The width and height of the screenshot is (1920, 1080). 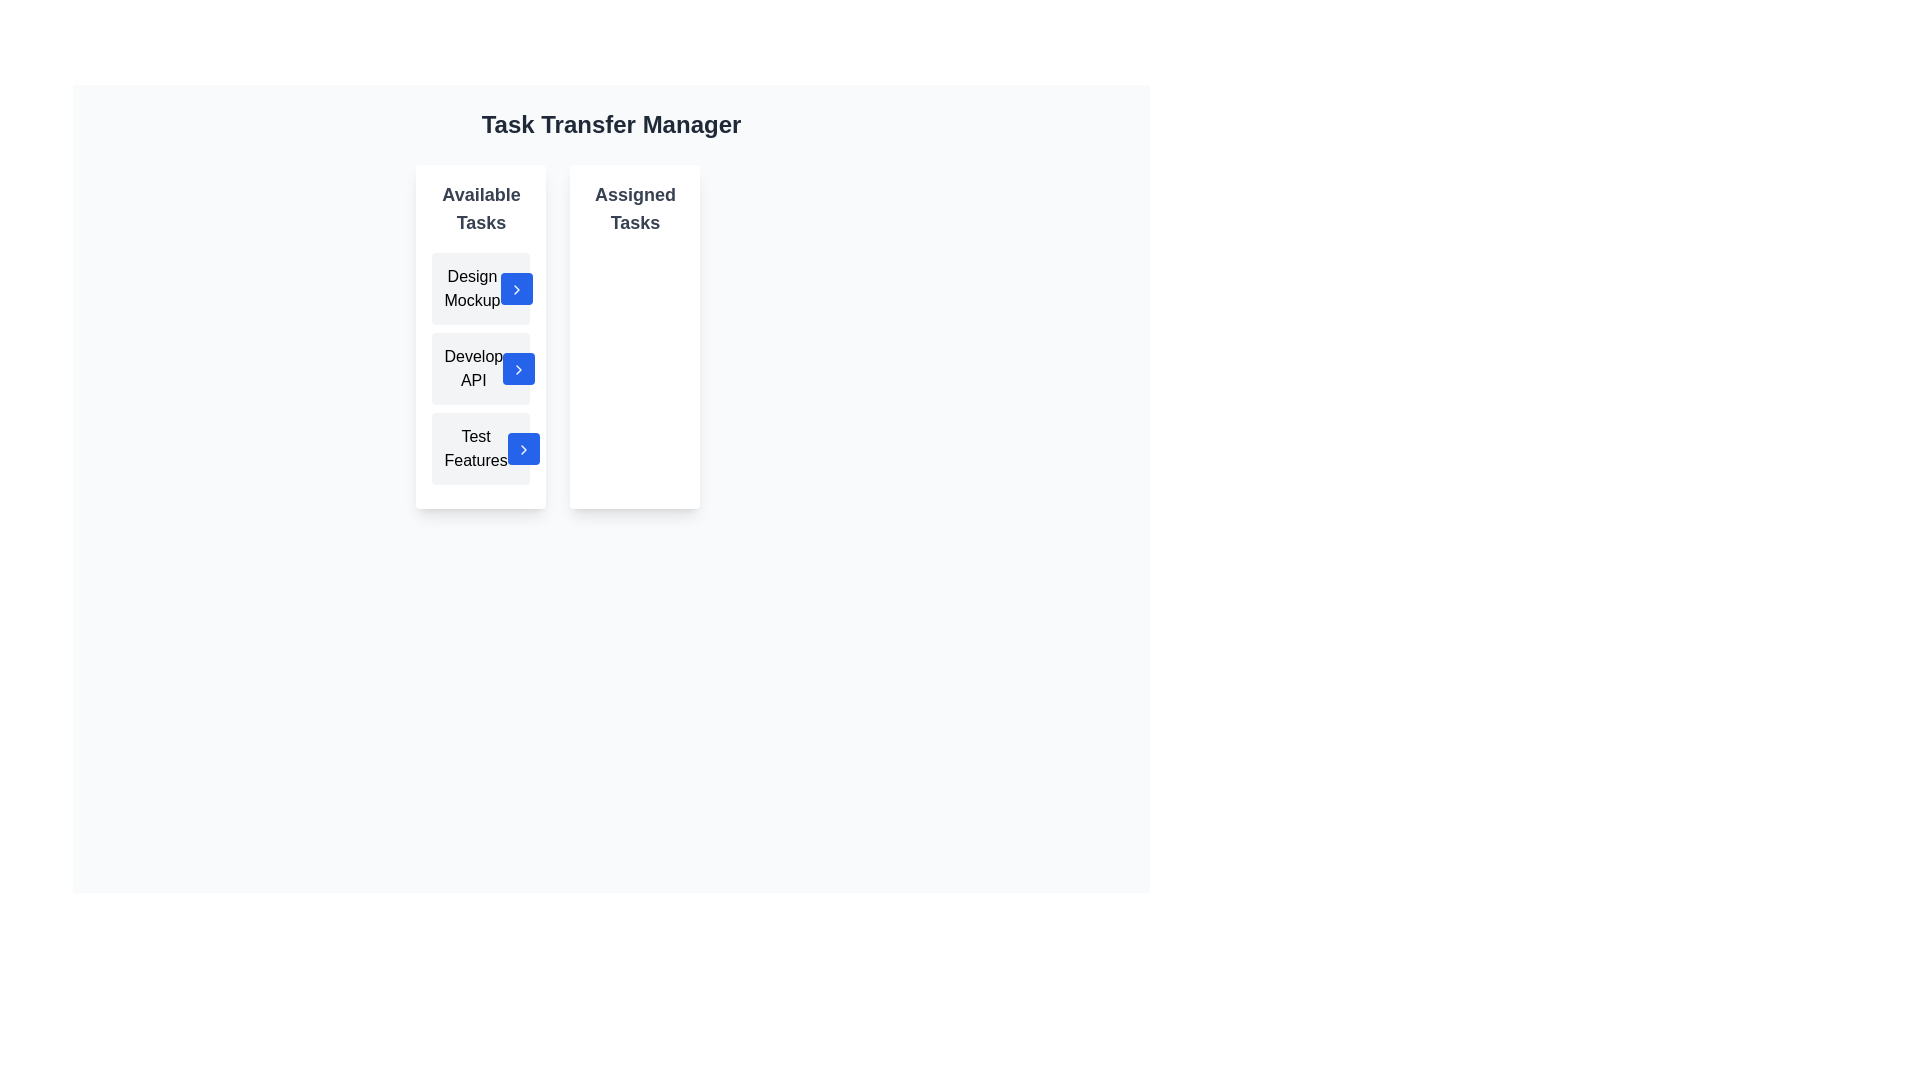 What do you see at coordinates (481, 369) in the screenshot?
I see `the 'Develop API' button` at bounding box center [481, 369].